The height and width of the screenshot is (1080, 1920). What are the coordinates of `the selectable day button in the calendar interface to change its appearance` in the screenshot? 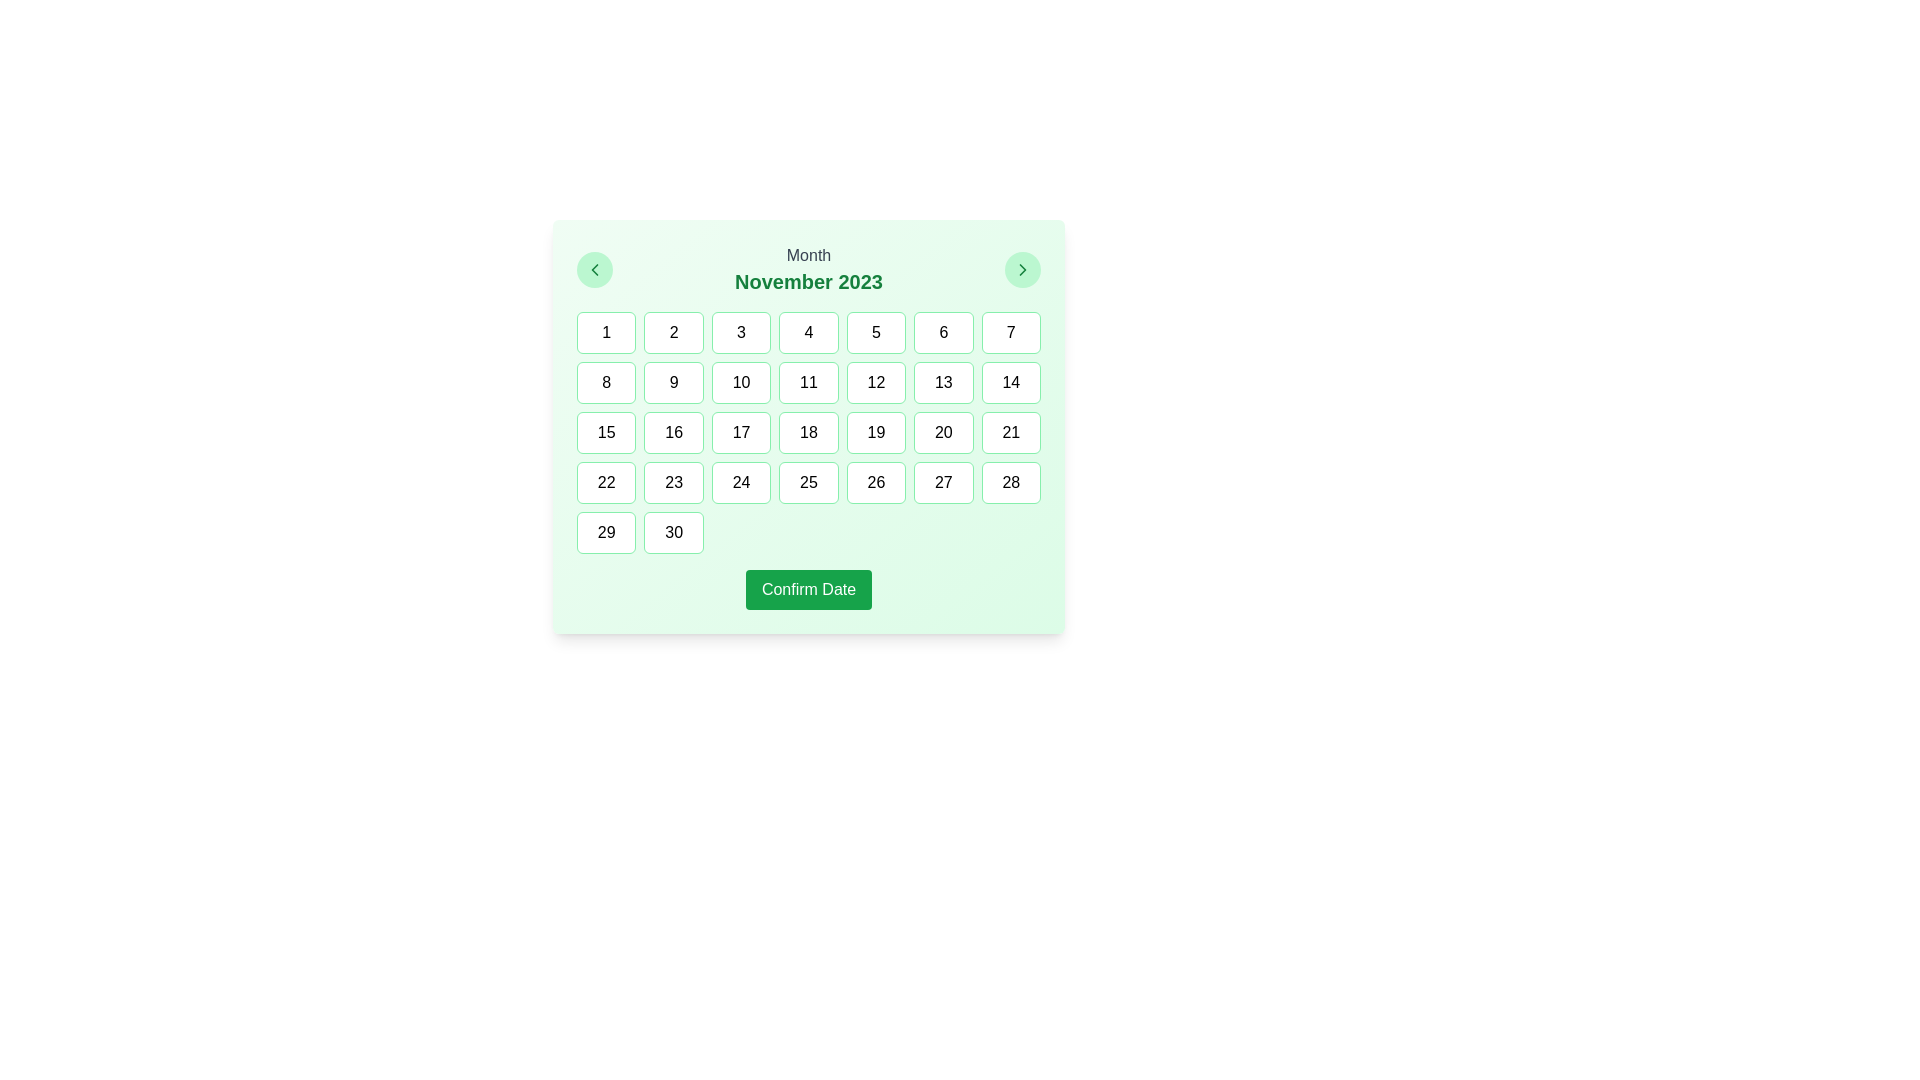 It's located at (674, 482).